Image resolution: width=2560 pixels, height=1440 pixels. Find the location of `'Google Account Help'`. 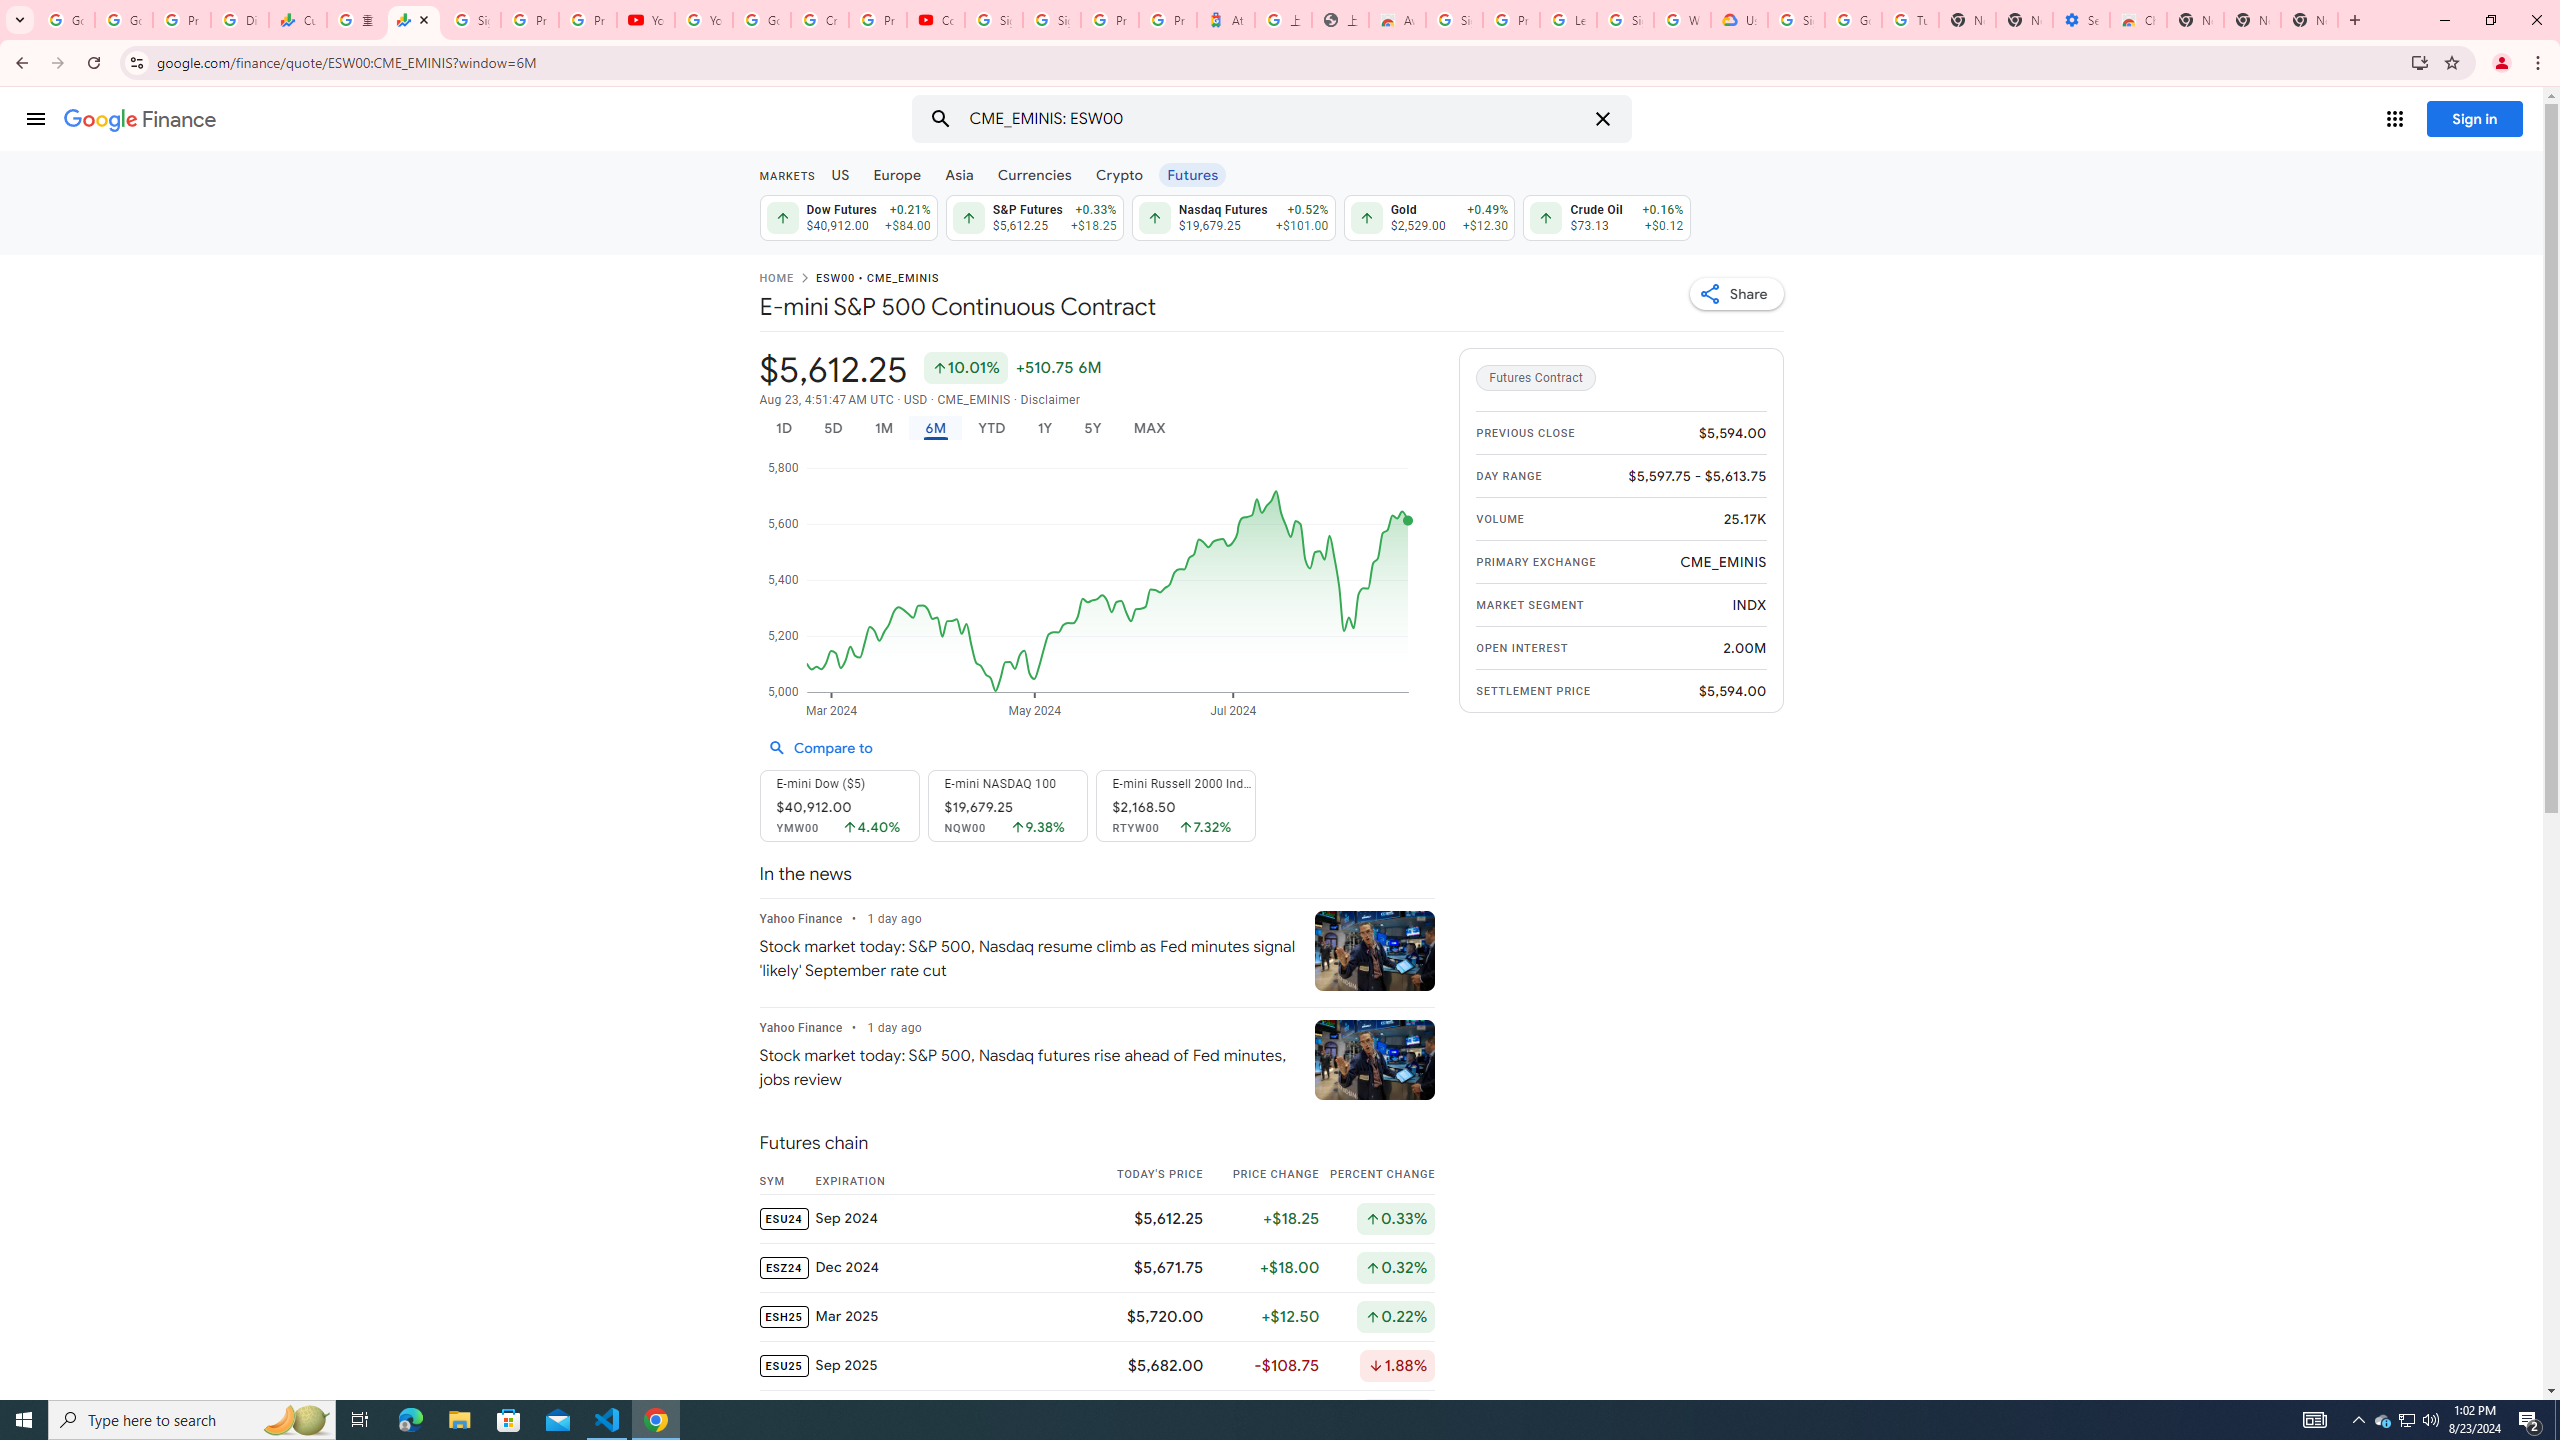

'Google Account Help' is located at coordinates (761, 19).